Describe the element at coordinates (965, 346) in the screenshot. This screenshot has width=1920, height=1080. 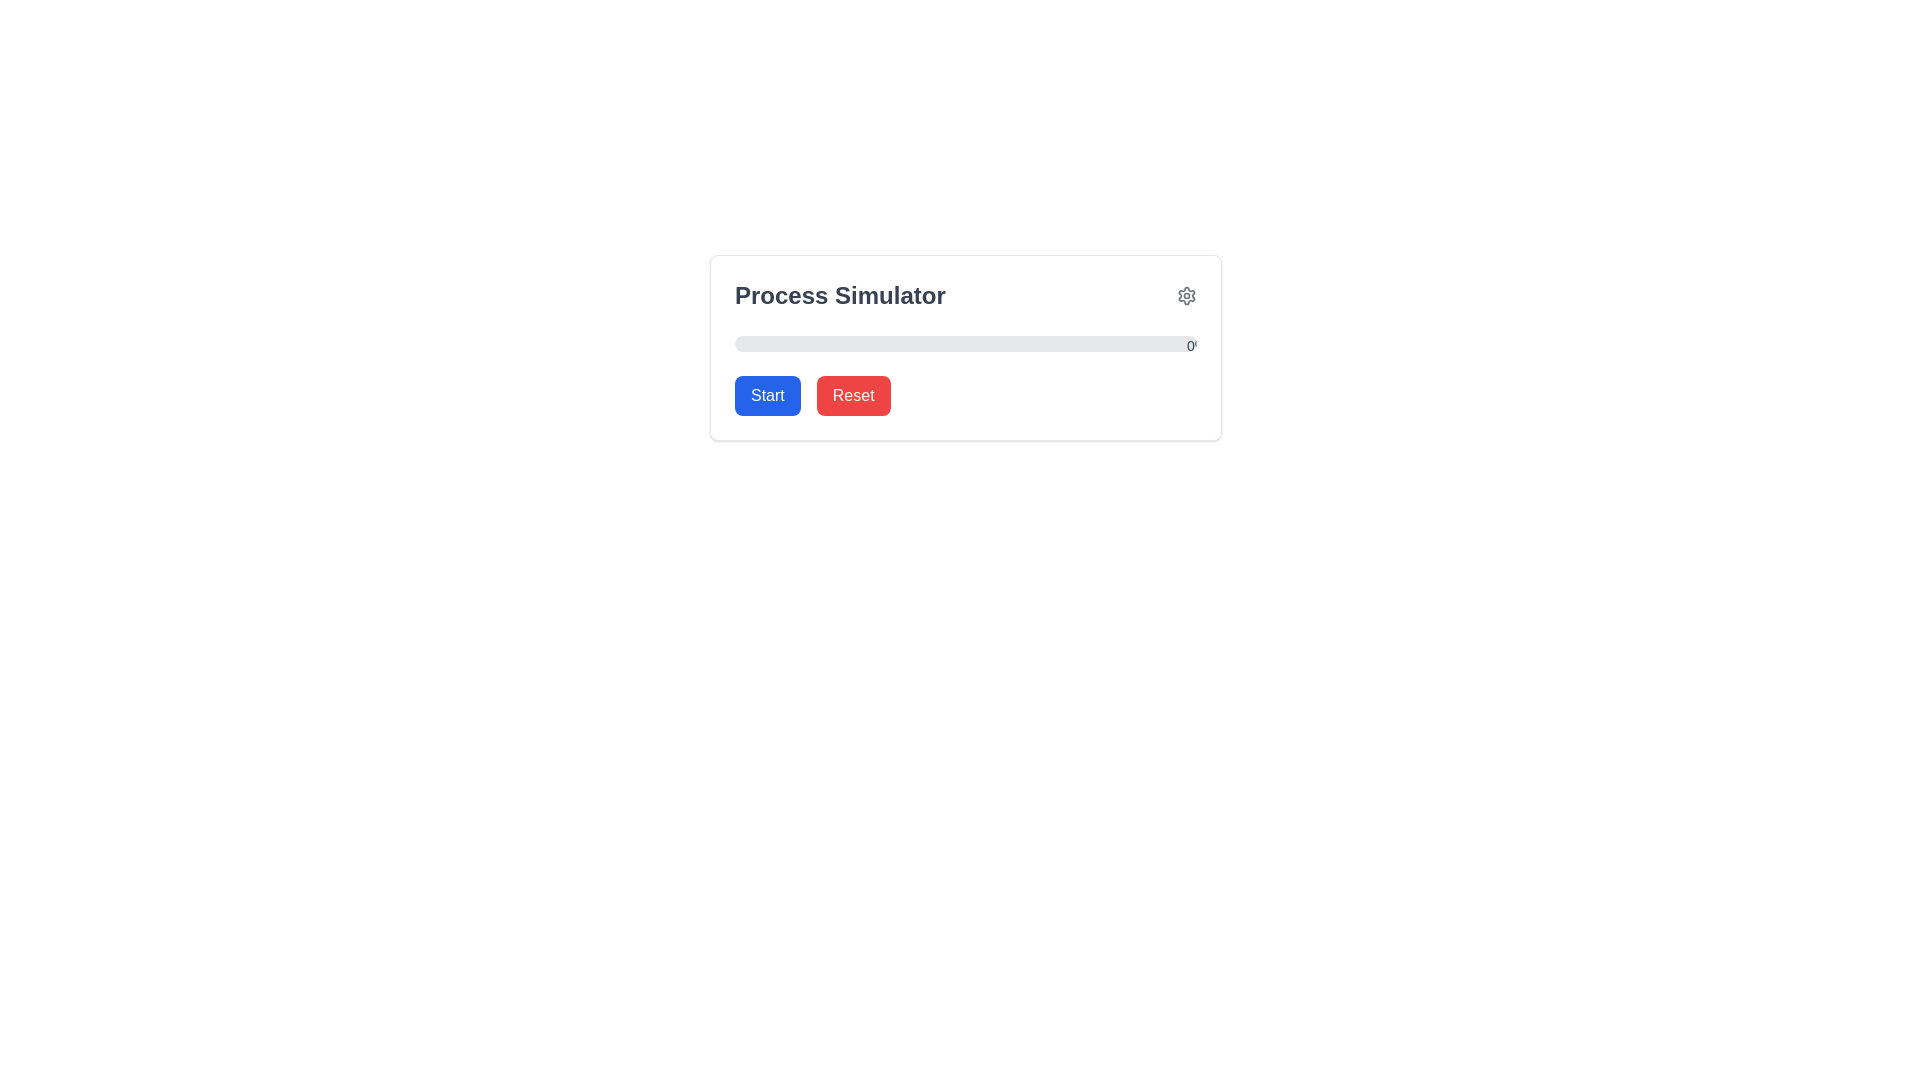
I see `the progress on the progress bar located centrally within the process simulation interface, situated below the header text` at that location.